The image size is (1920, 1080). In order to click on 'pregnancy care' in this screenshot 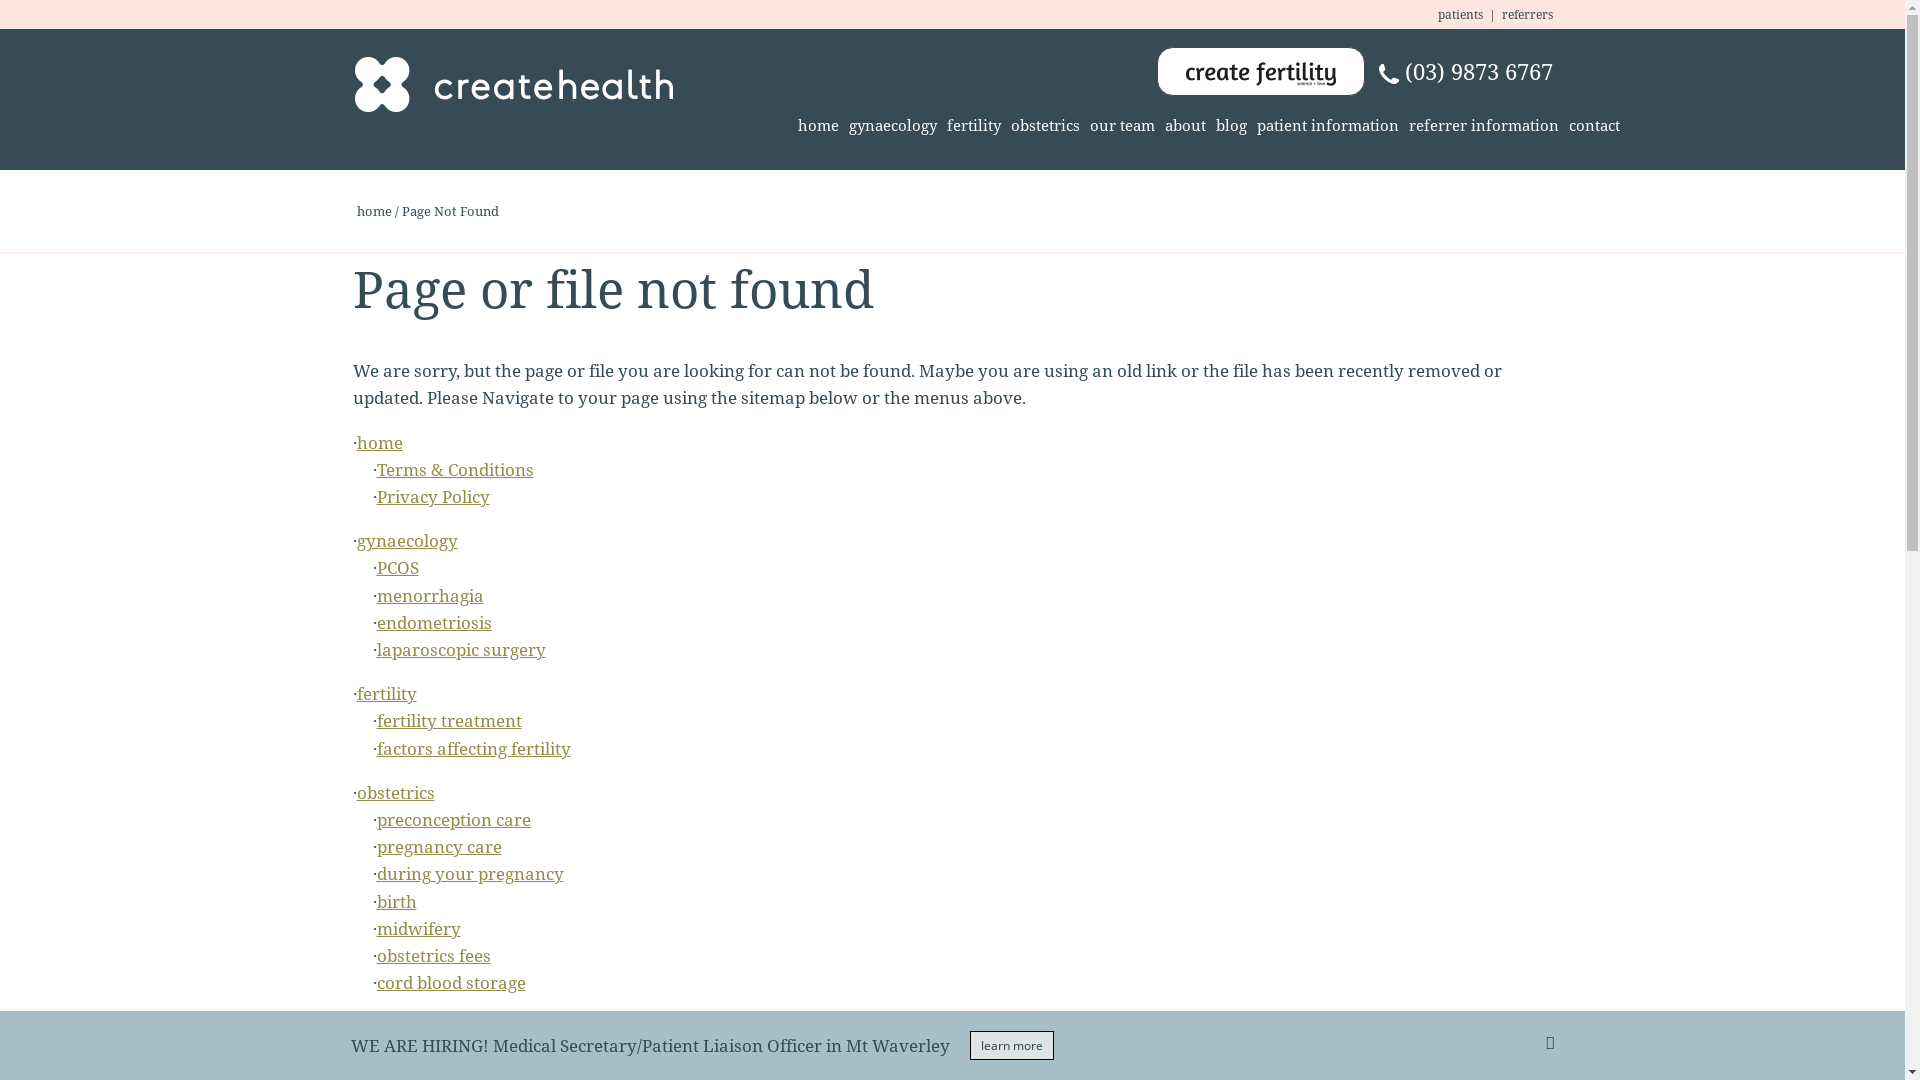, I will do `click(375, 846)`.